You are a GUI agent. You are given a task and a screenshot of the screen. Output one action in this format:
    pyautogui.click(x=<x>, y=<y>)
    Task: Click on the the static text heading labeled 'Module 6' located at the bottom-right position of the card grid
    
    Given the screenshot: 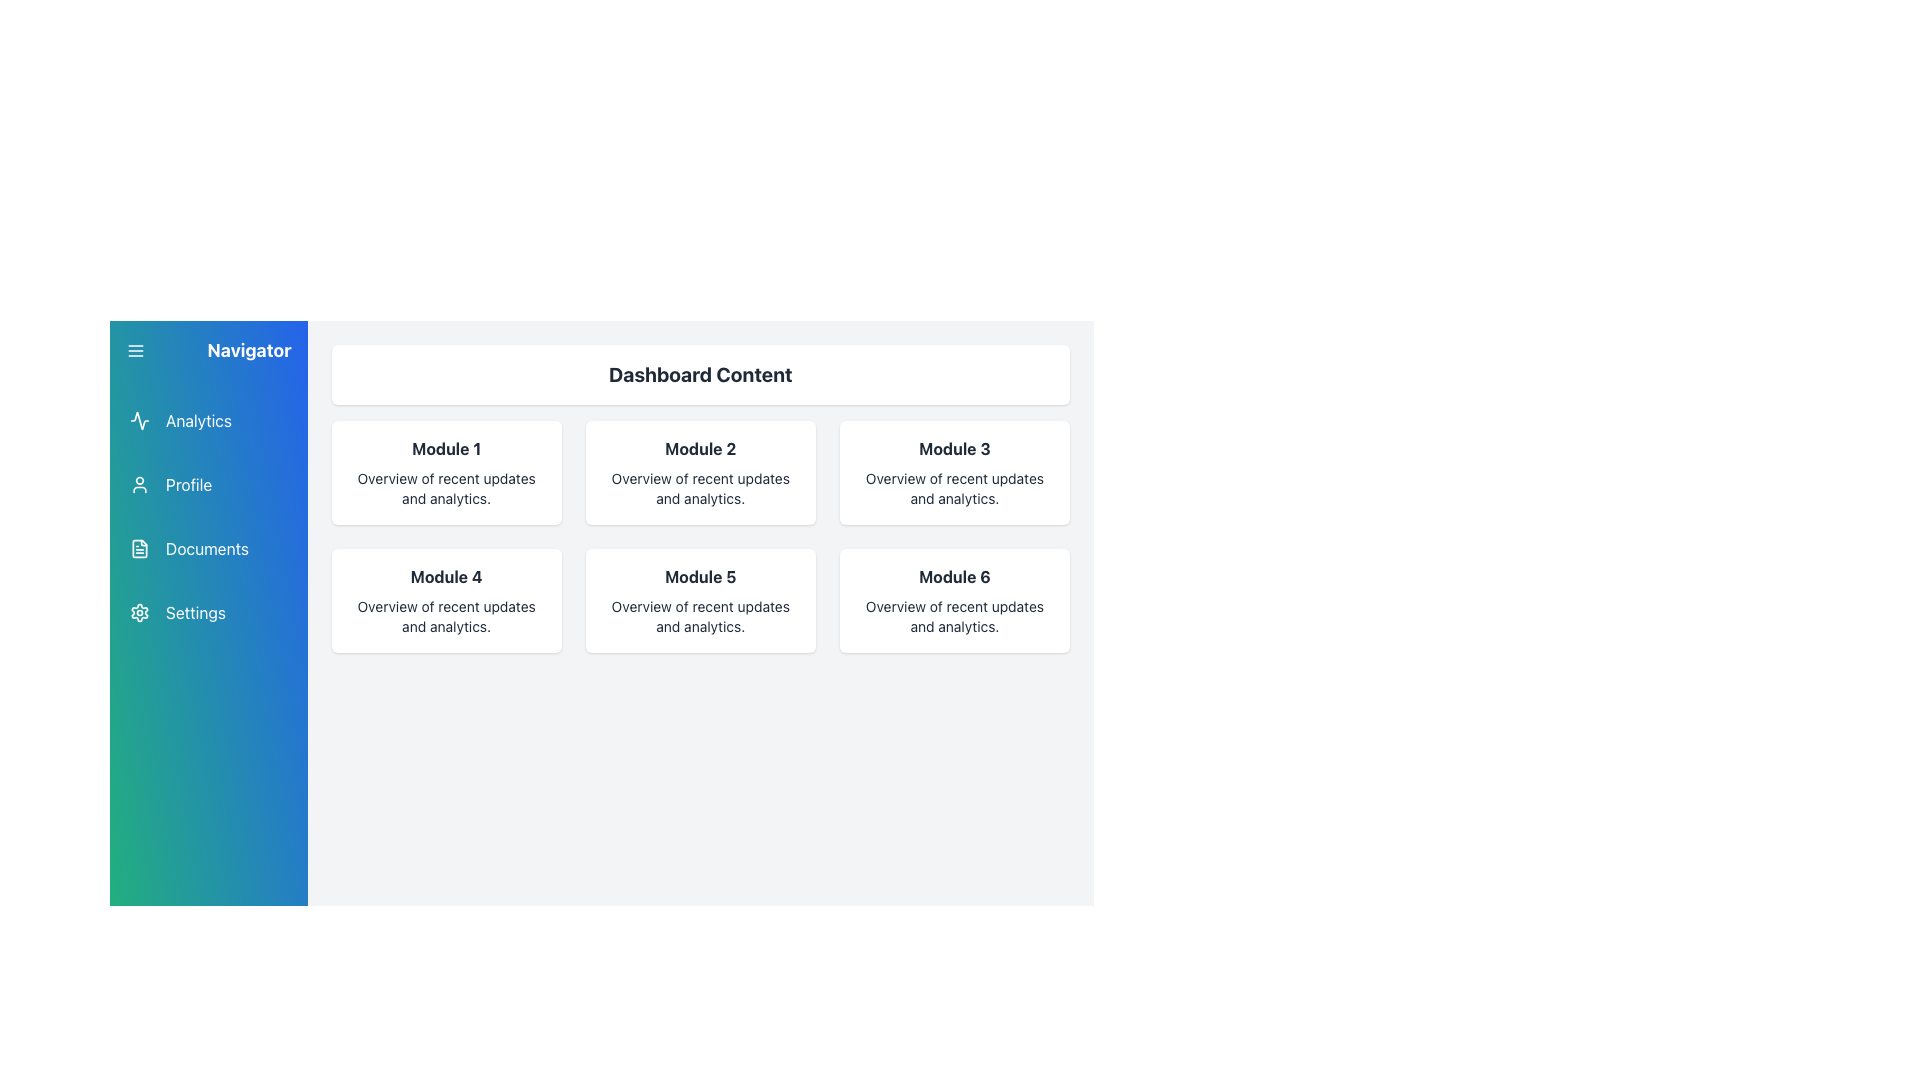 What is the action you would take?
    pyautogui.click(x=954, y=577)
    